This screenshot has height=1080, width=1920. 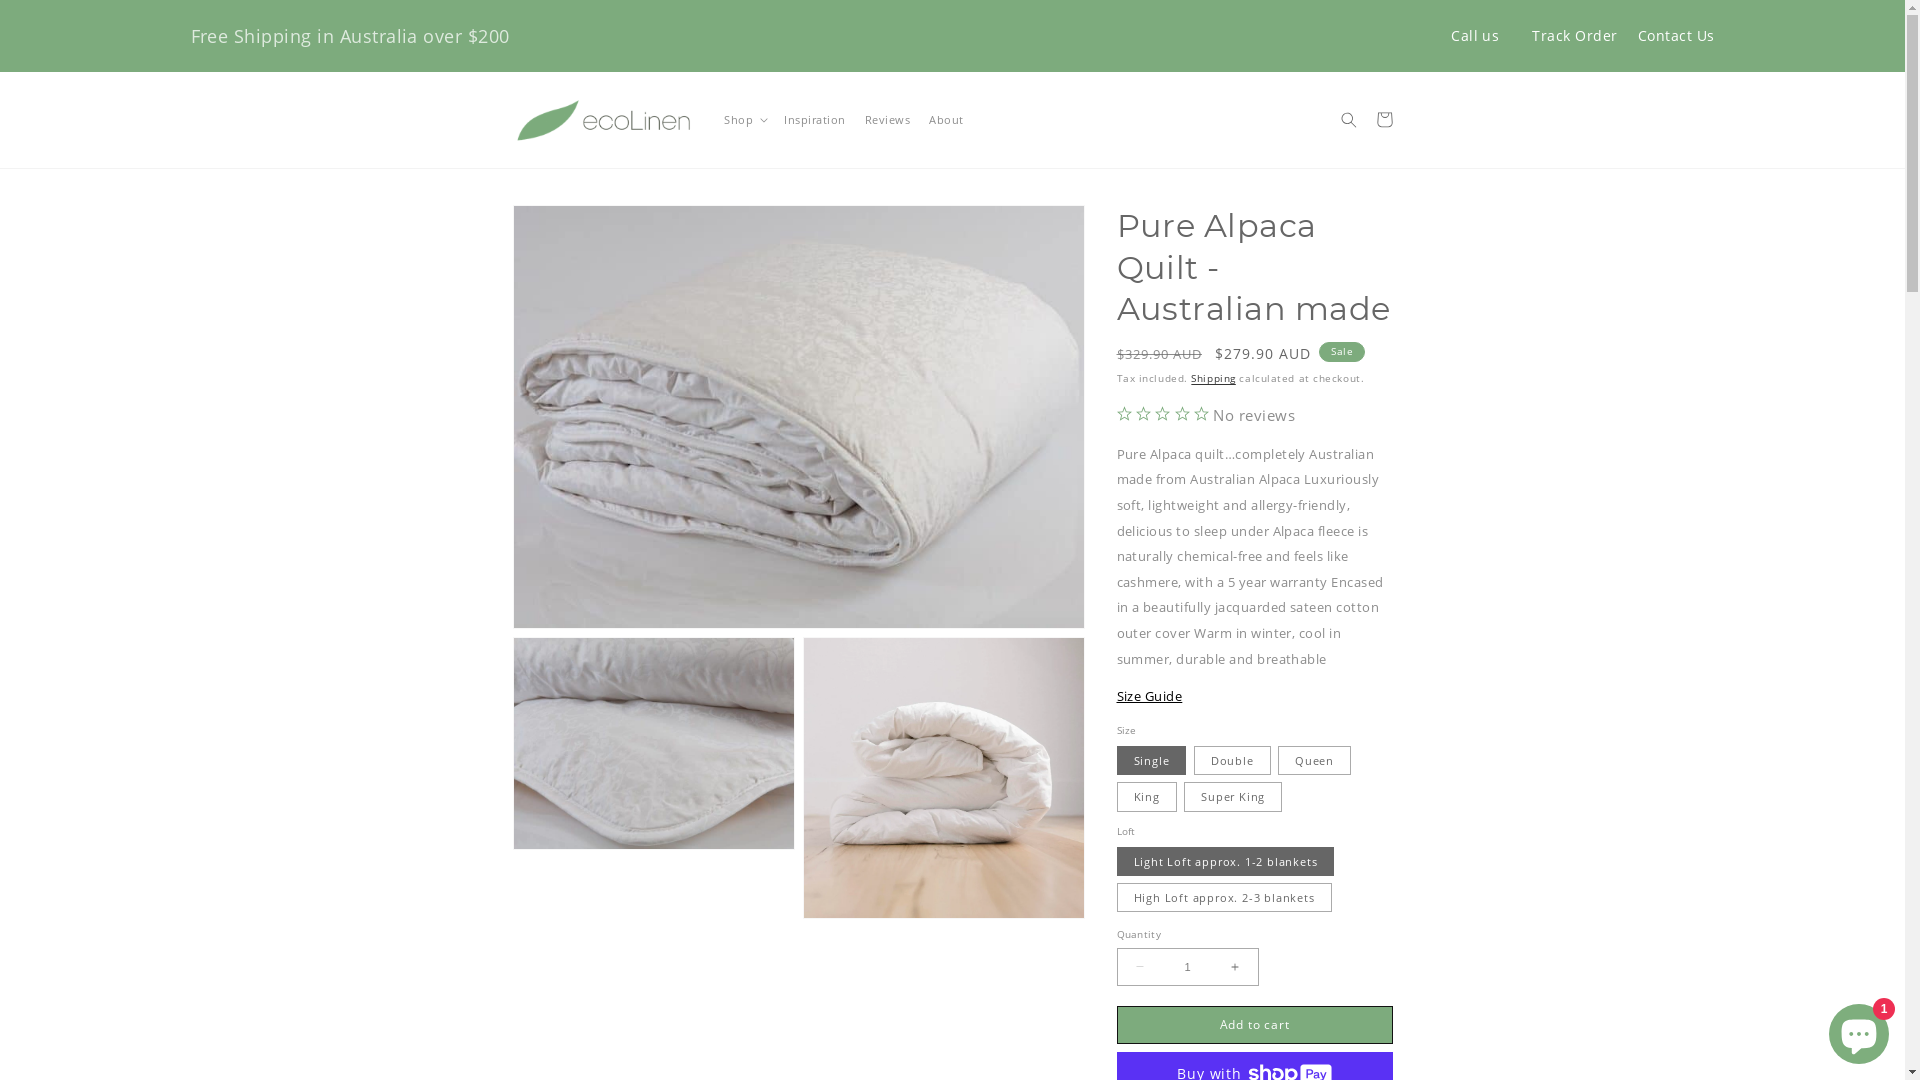 I want to click on 'Cart', so click(x=1383, y=119).